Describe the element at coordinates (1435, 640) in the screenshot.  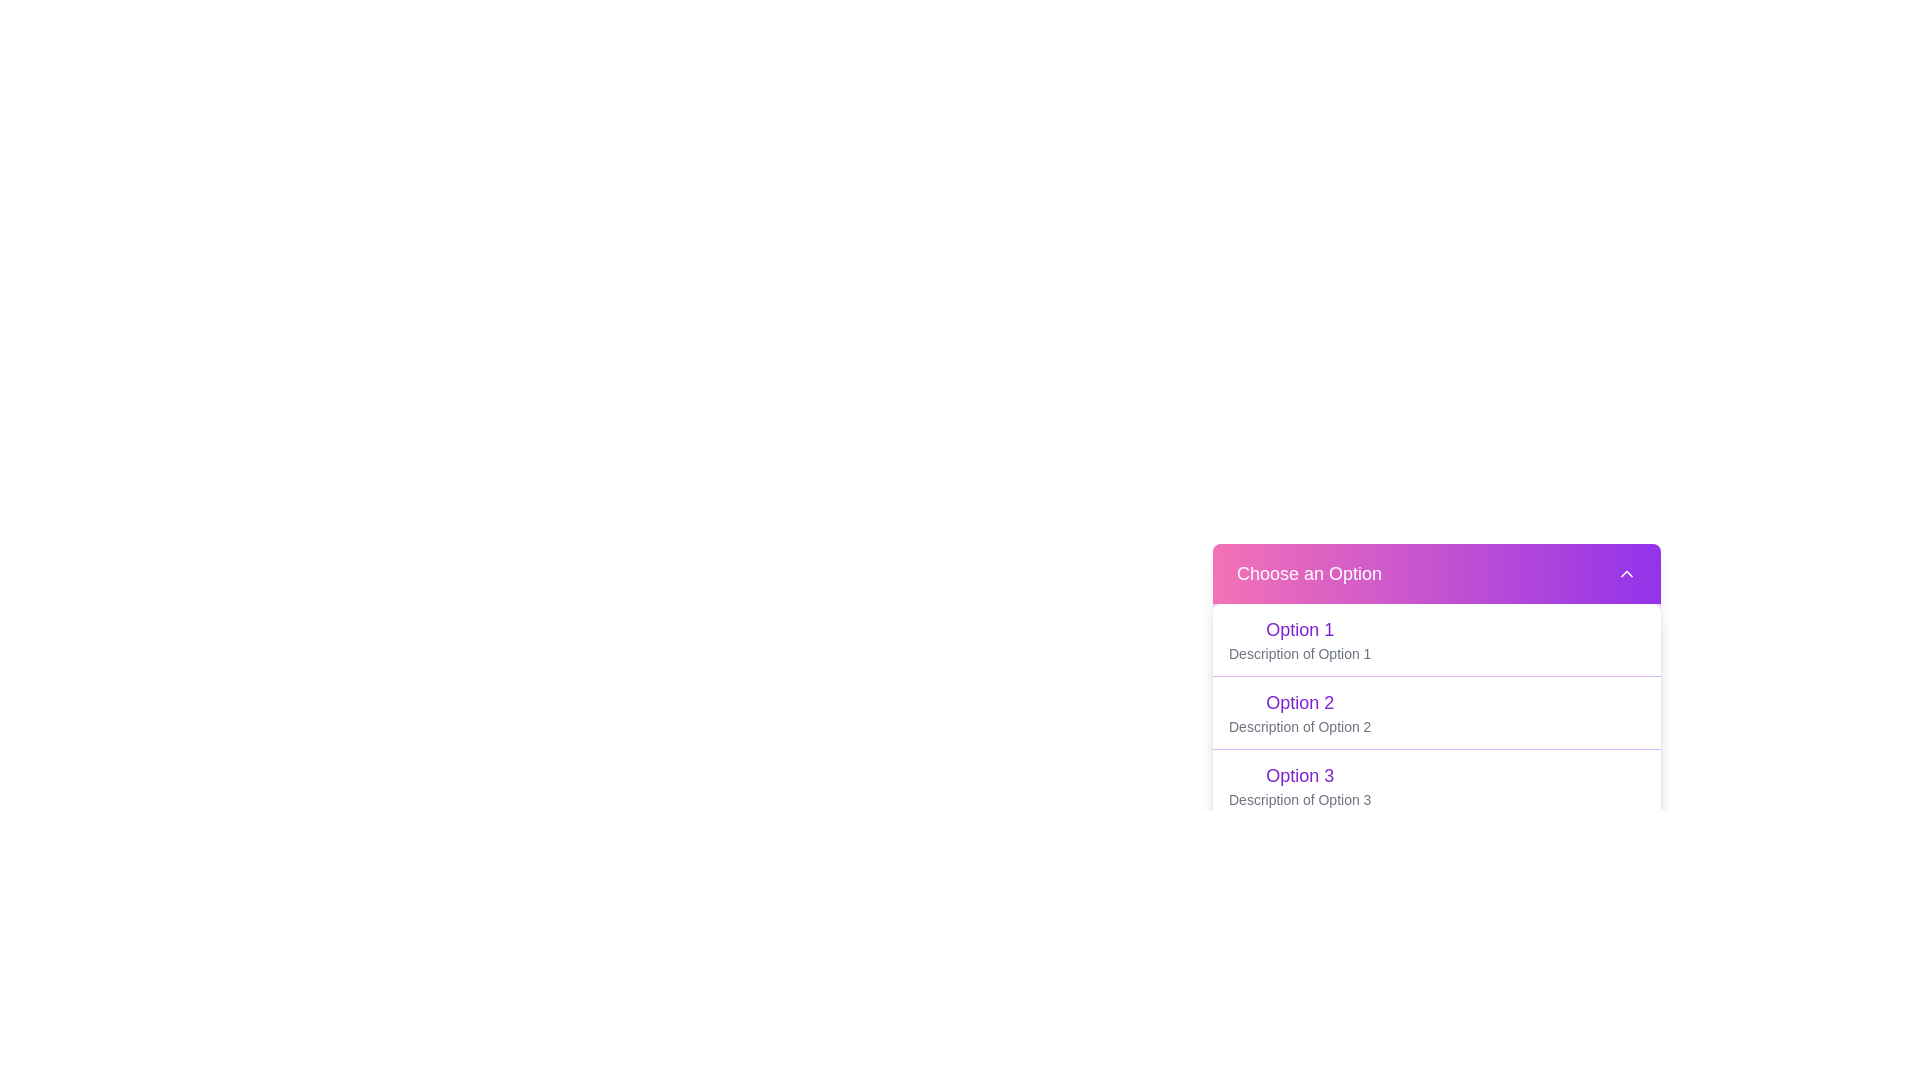
I see `the interactive dropdown option labeled 'Option 1'` at that location.